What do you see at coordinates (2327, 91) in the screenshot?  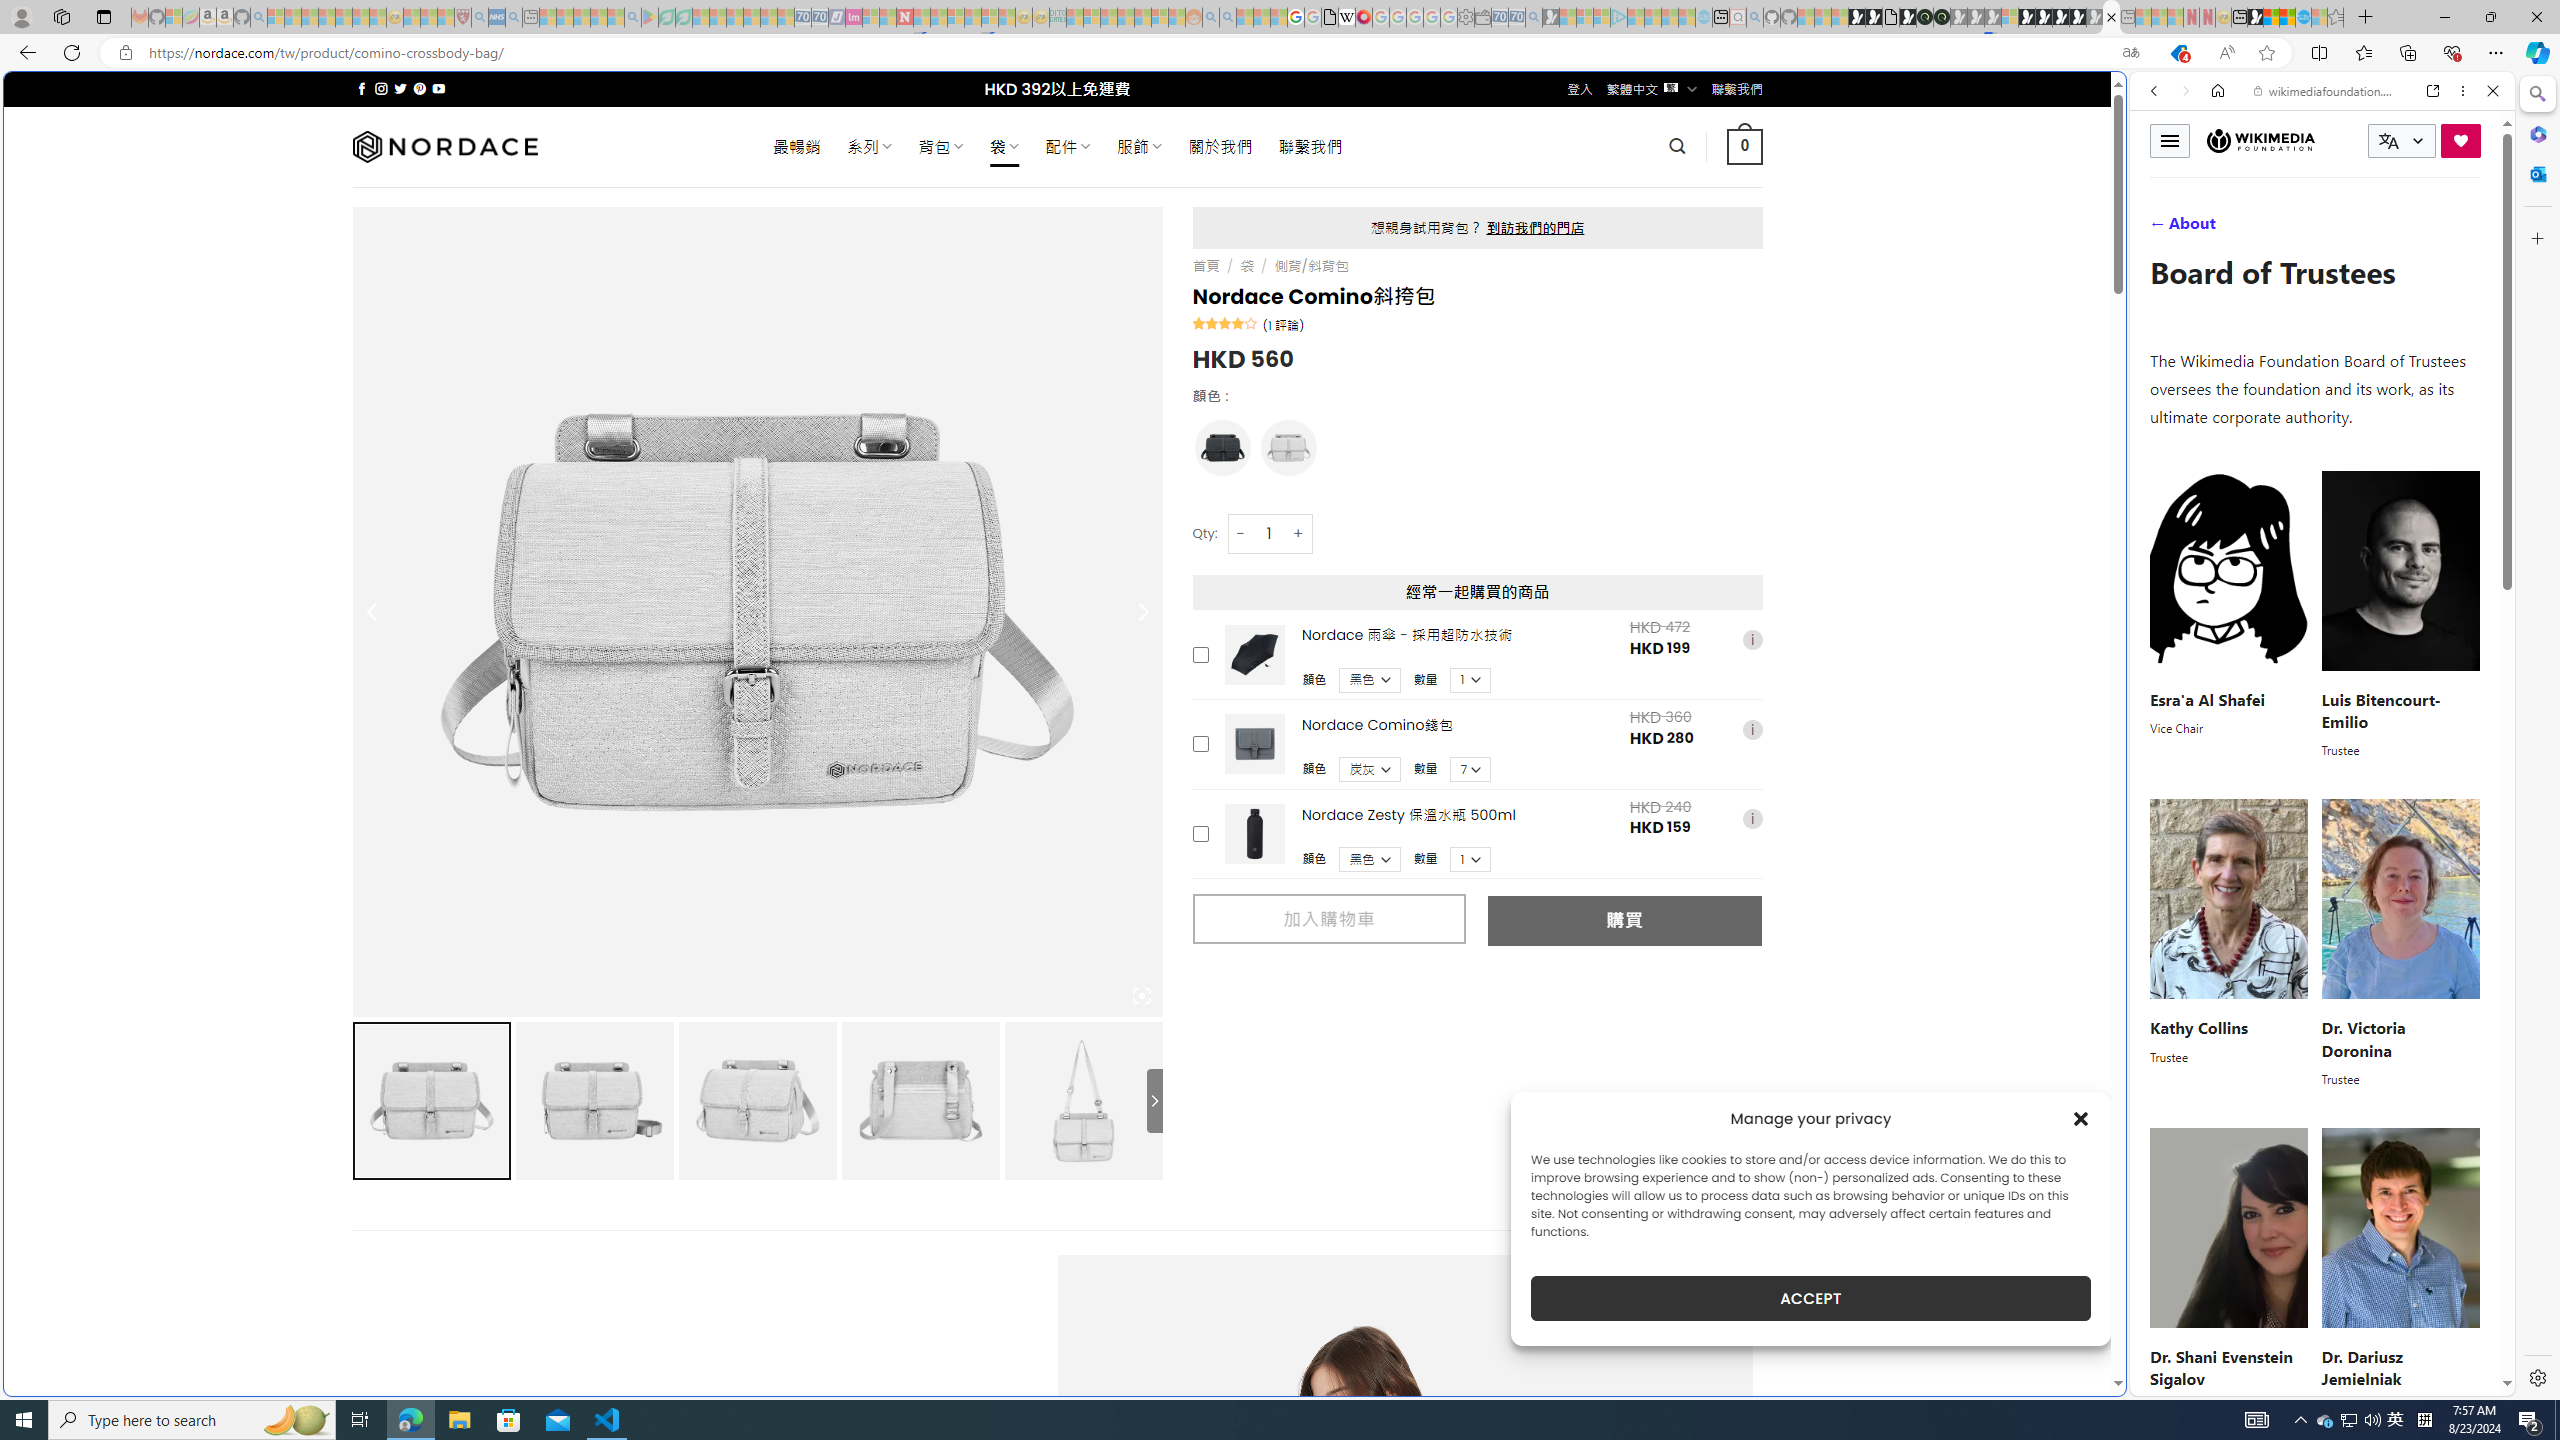 I see `'wikimediafoundation.org'` at bounding box center [2327, 91].